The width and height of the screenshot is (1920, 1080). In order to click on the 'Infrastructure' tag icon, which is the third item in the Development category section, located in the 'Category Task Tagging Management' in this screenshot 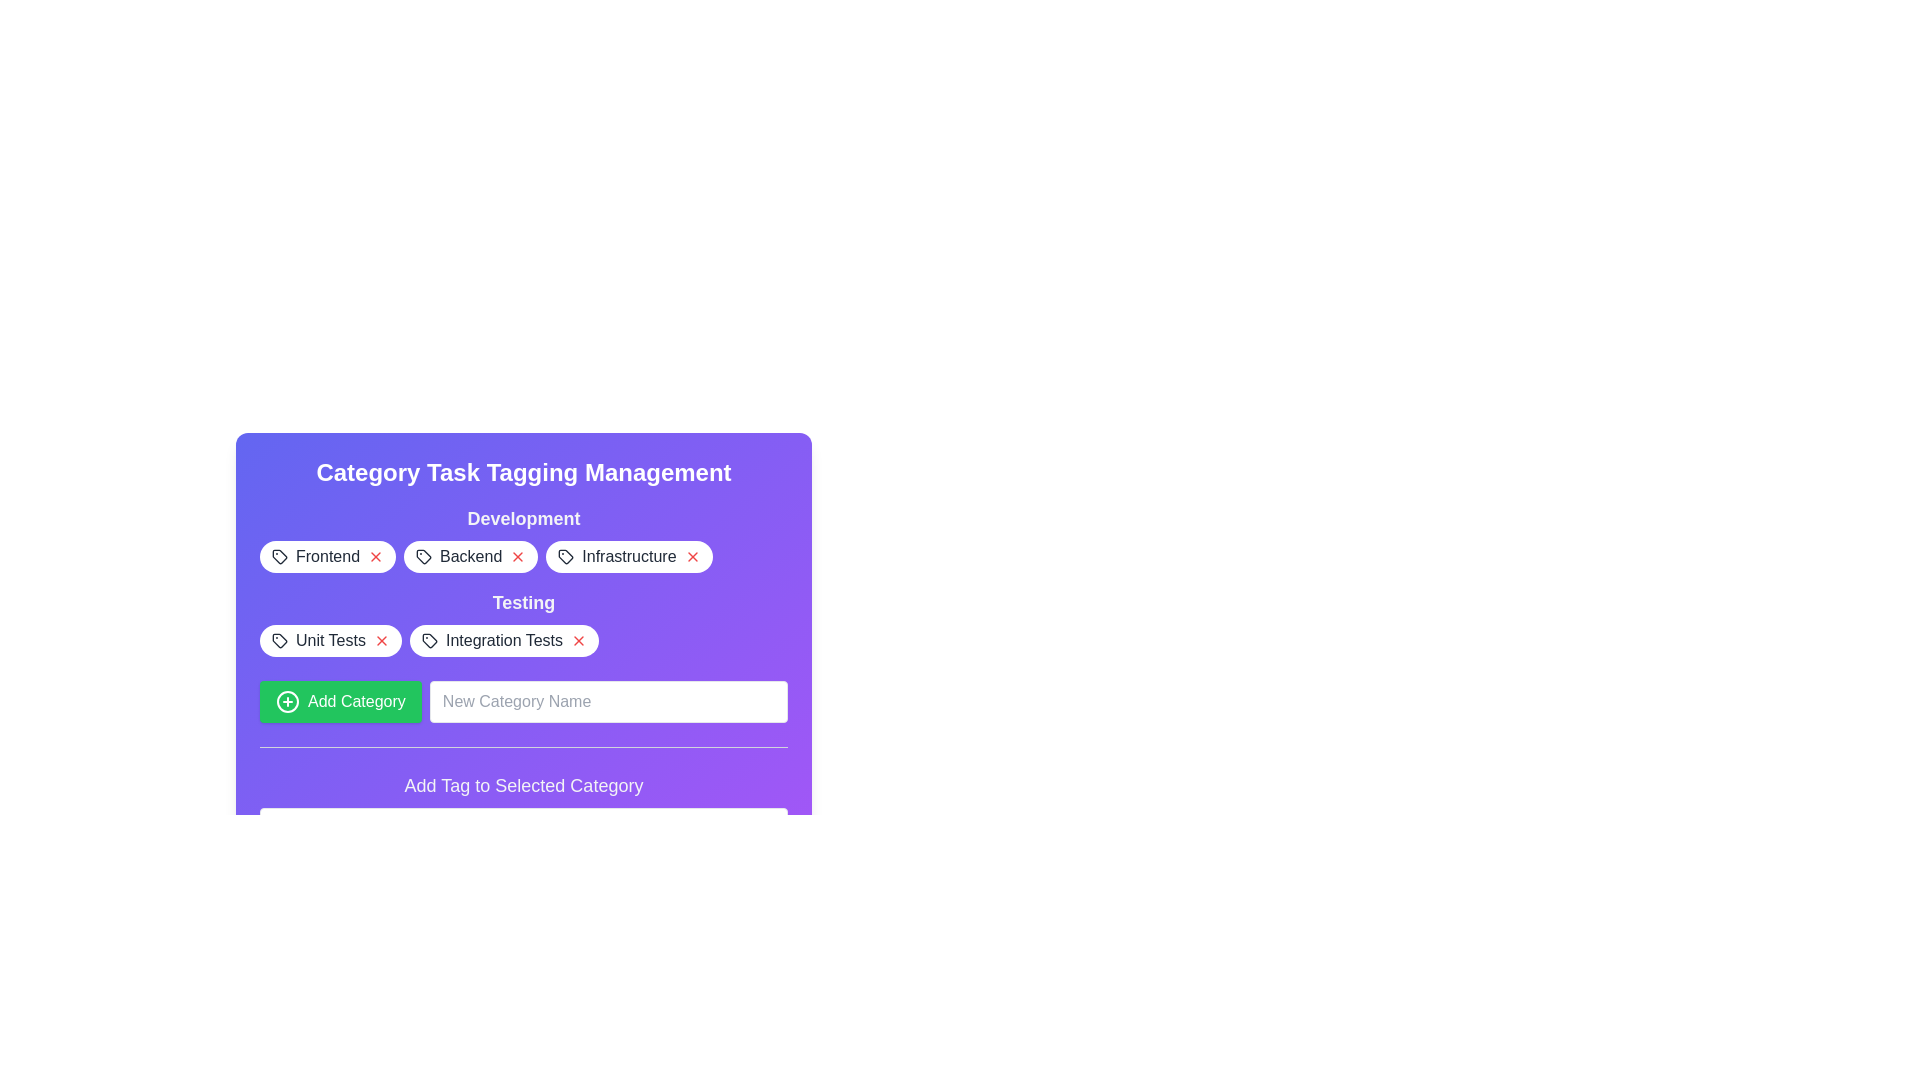, I will do `click(565, 556)`.